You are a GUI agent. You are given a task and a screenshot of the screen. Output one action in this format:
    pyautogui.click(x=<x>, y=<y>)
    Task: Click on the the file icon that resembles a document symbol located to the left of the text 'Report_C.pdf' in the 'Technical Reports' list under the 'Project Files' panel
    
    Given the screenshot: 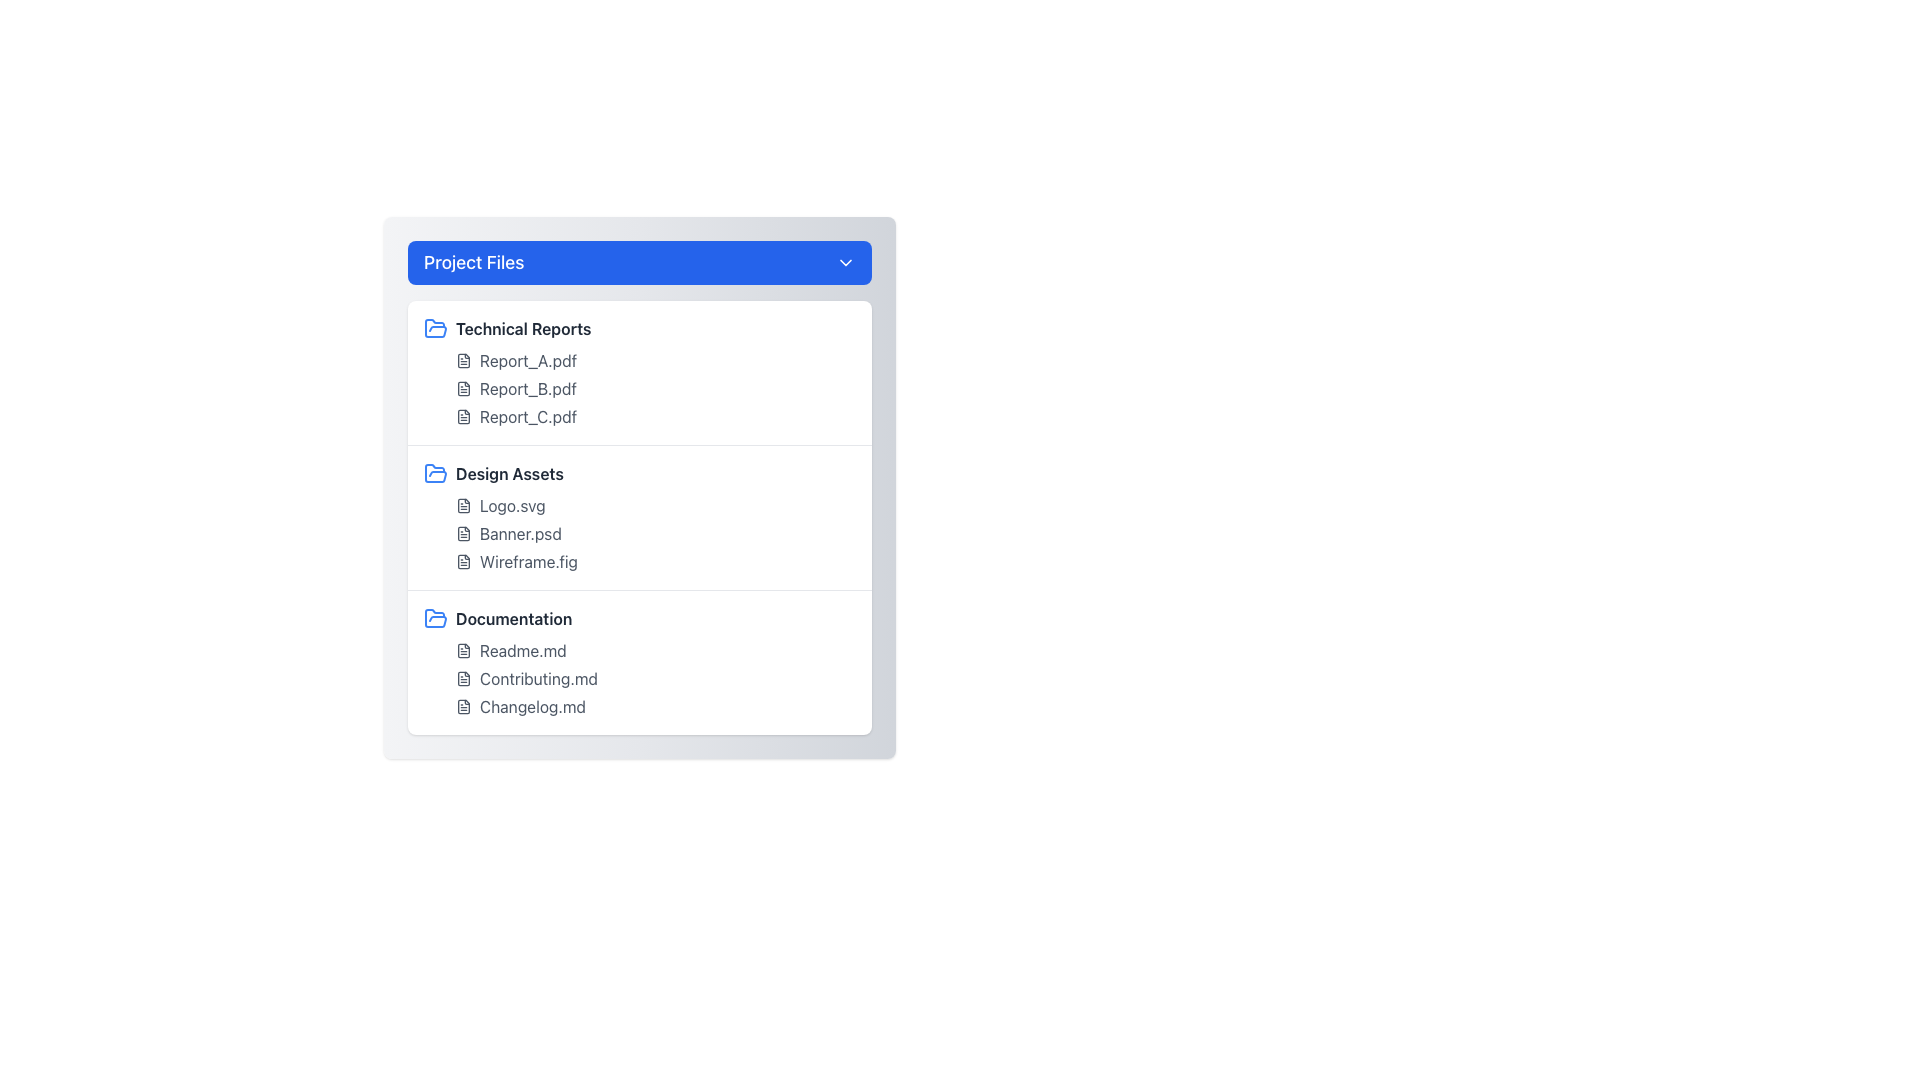 What is the action you would take?
    pyautogui.click(x=463, y=415)
    